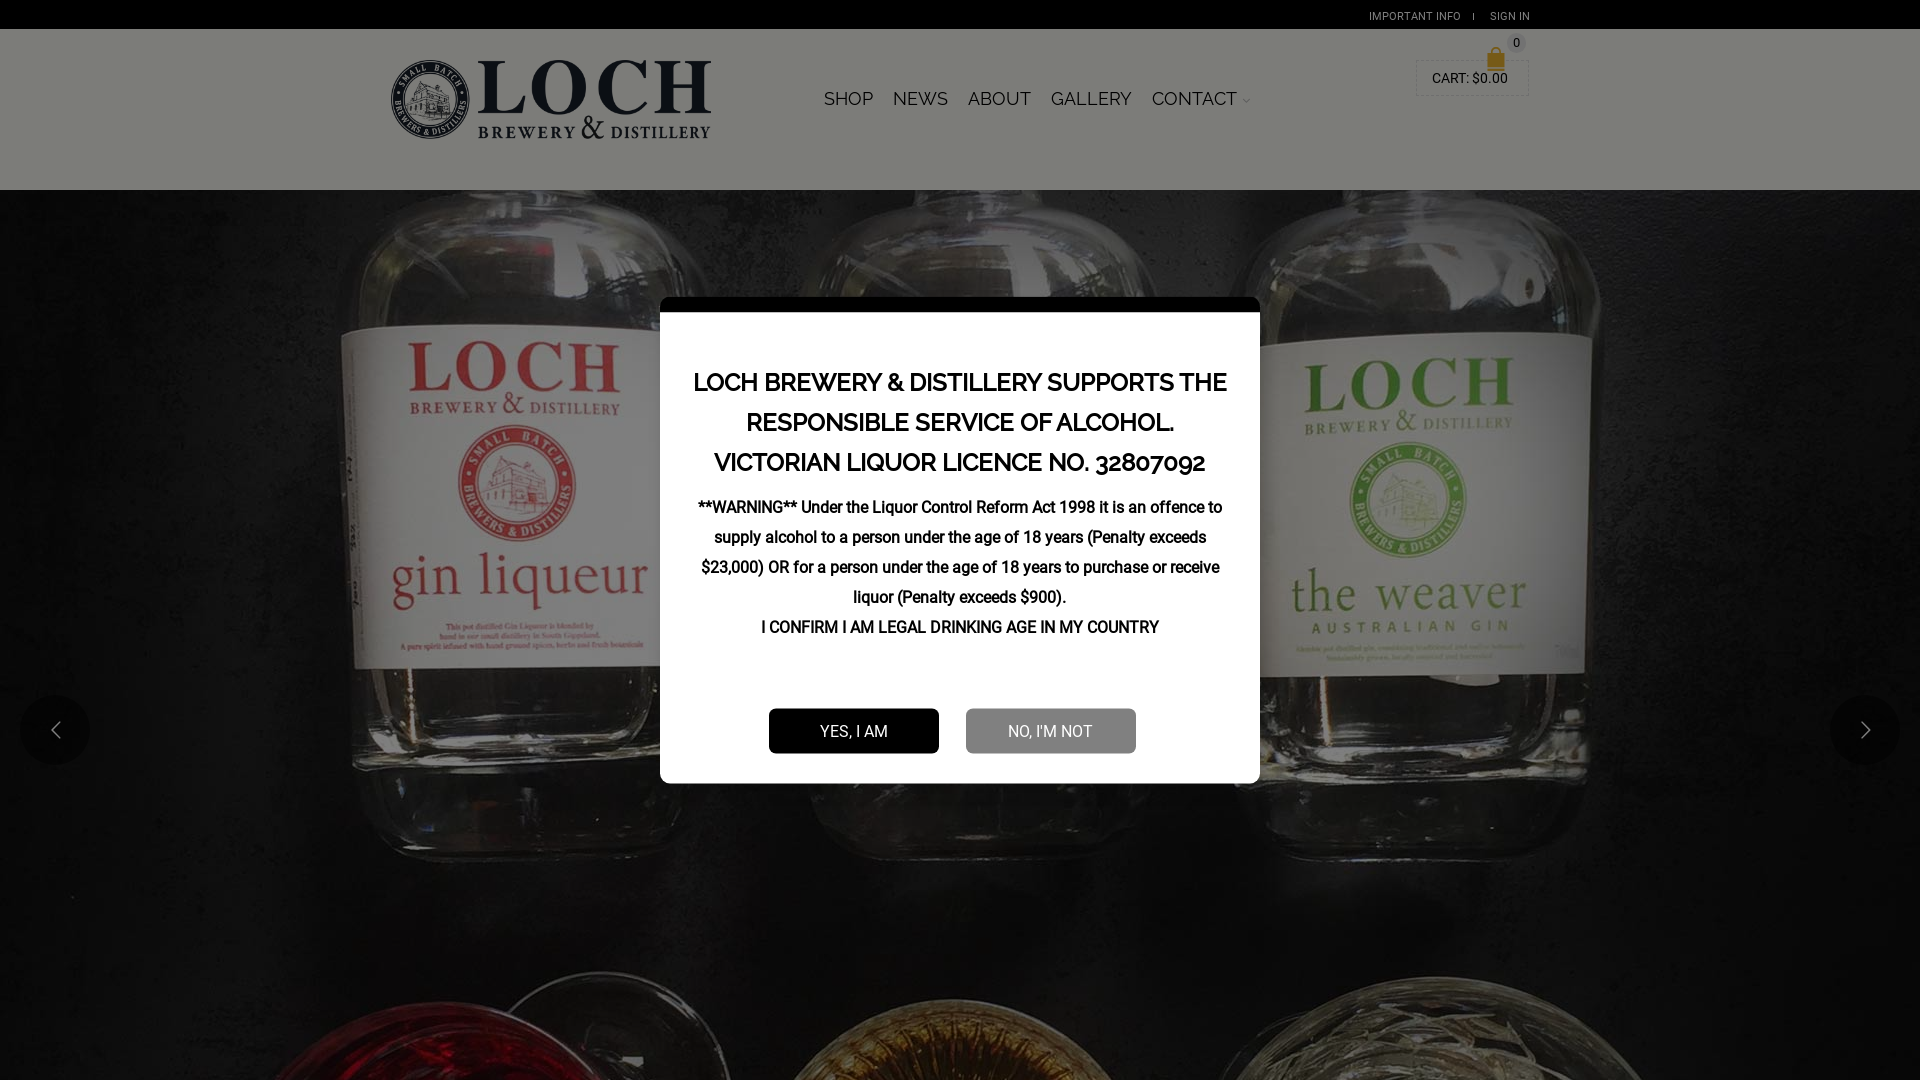 The image size is (1920, 1080). Describe the element at coordinates (1269, 88) in the screenshot. I see `'BOOKINGS'` at that location.